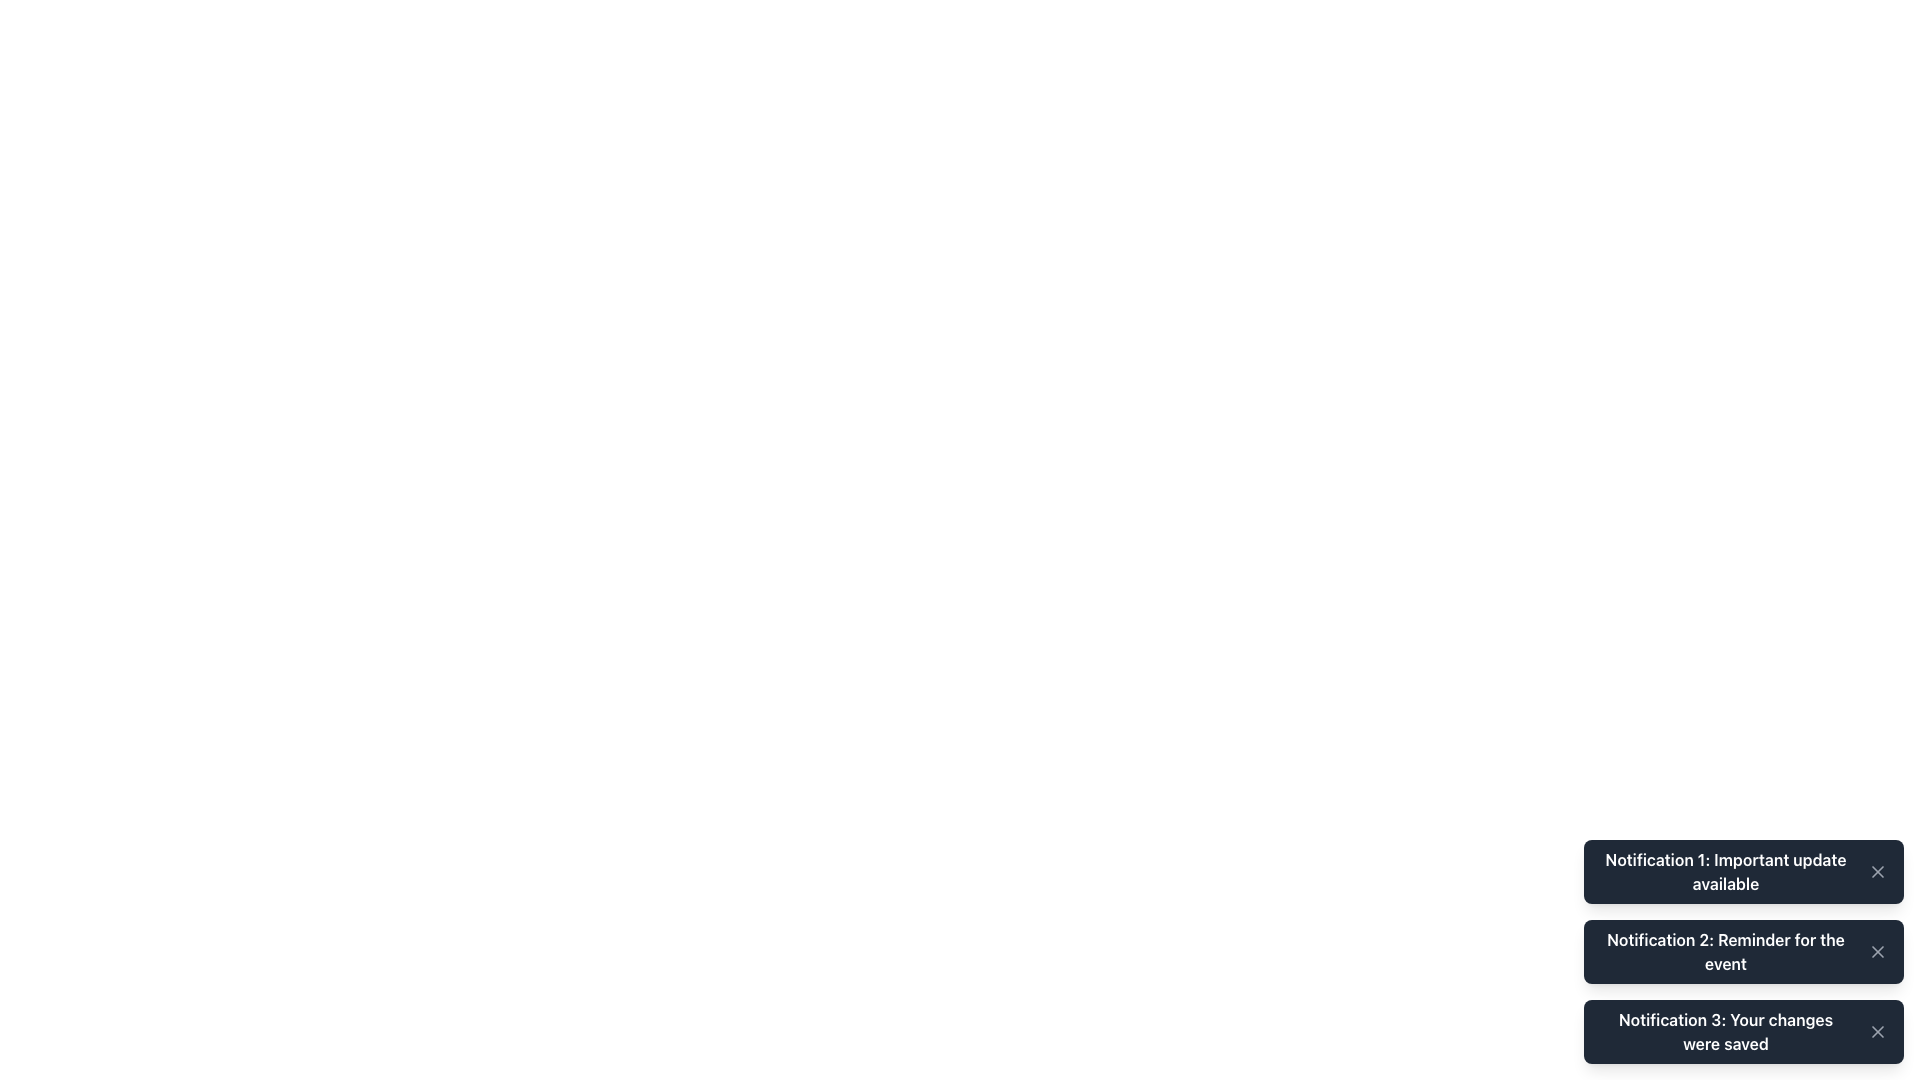  I want to click on the close button of the notification labeled 'Notification 3: Your changes were saved', so click(1876, 1032).